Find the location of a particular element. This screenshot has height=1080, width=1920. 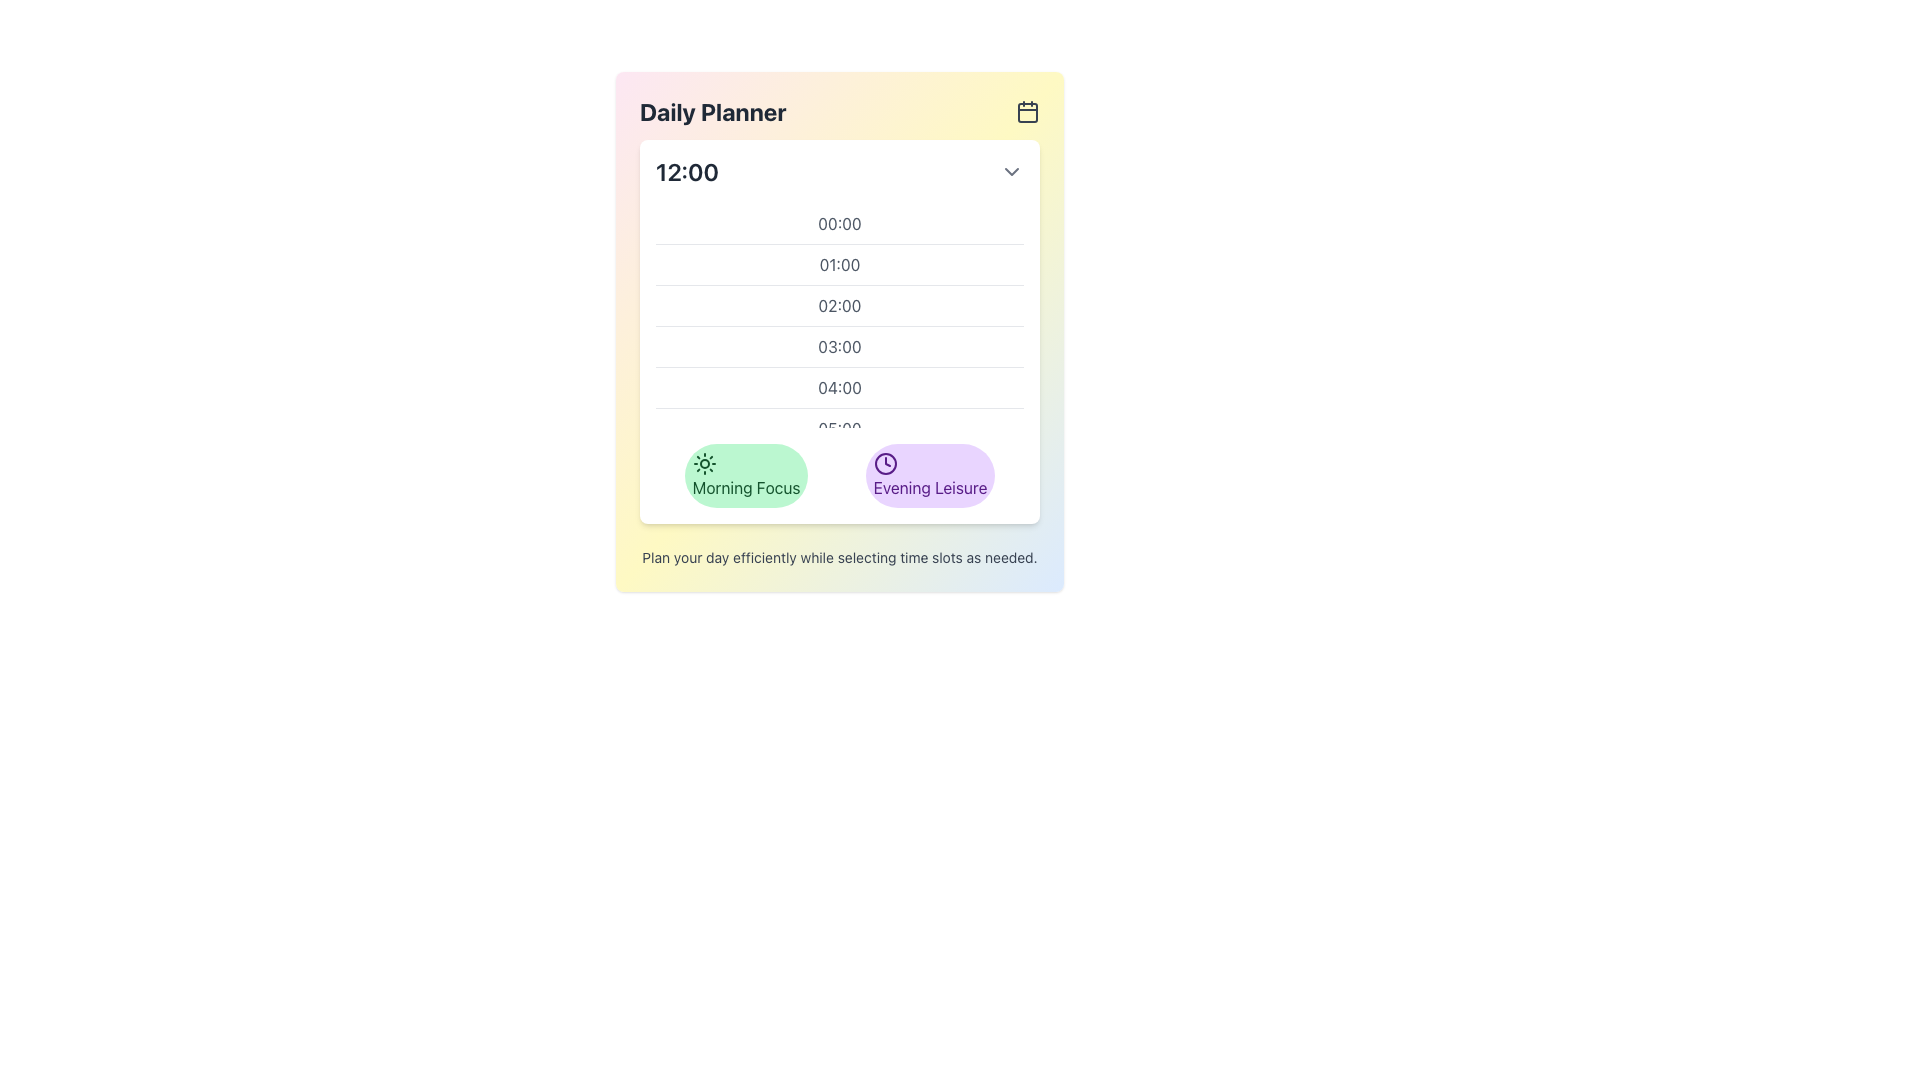

the Text Label displaying '12:00' in bold and large font, located at the top center of the dropdown in the 'Daily Planner' card is located at coordinates (687, 171).